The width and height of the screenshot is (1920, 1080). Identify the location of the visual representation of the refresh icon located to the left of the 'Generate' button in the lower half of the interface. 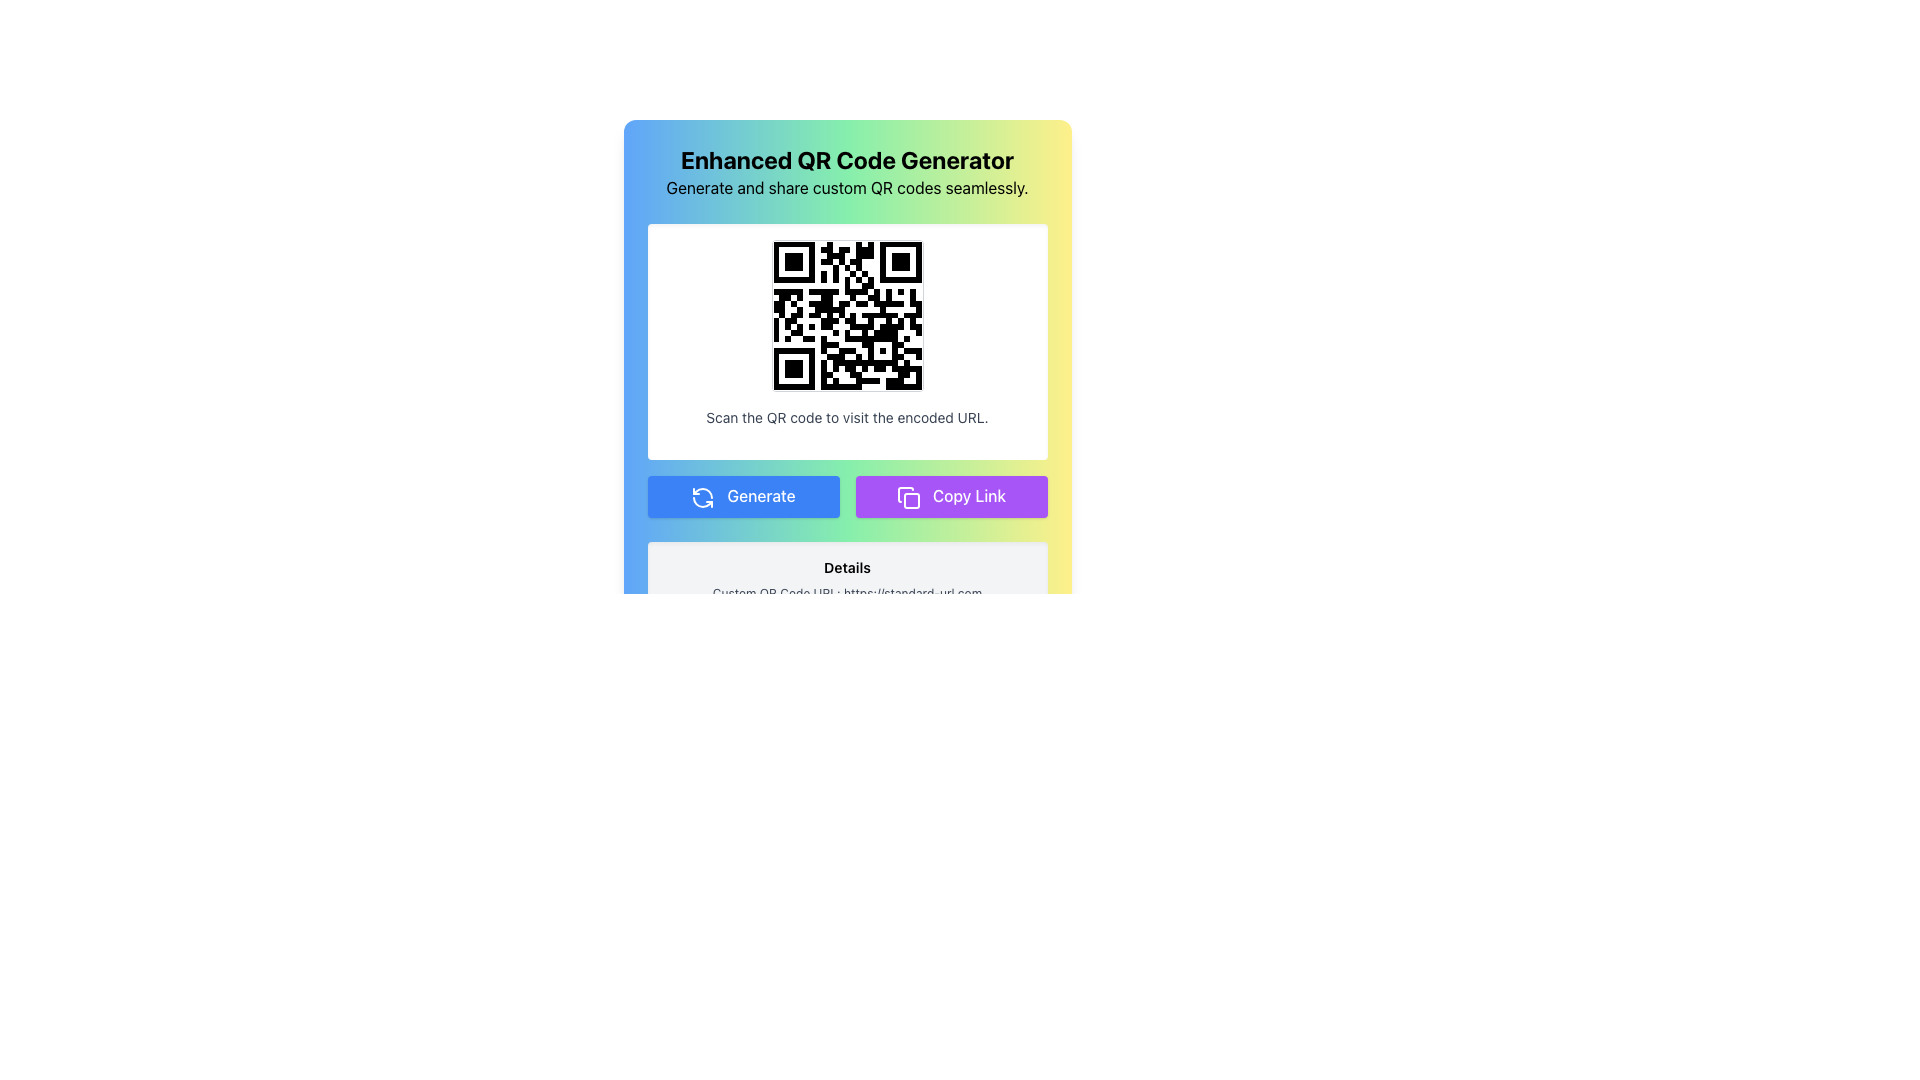
(703, 496).